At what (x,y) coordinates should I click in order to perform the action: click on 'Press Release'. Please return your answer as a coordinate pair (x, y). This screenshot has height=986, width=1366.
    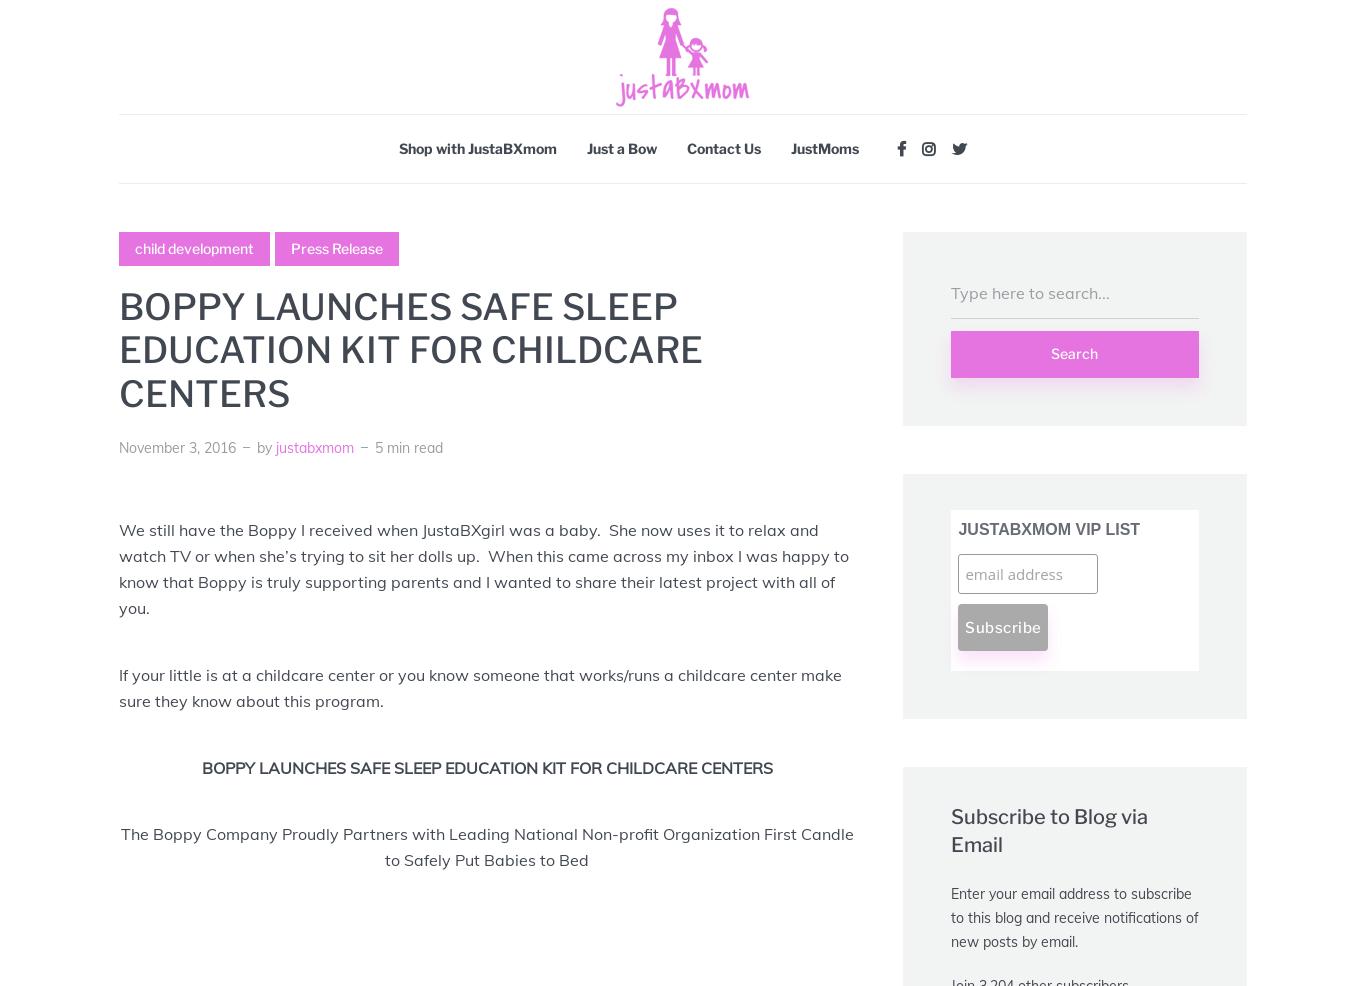
    Looking at the image, I should click on (336, 248).